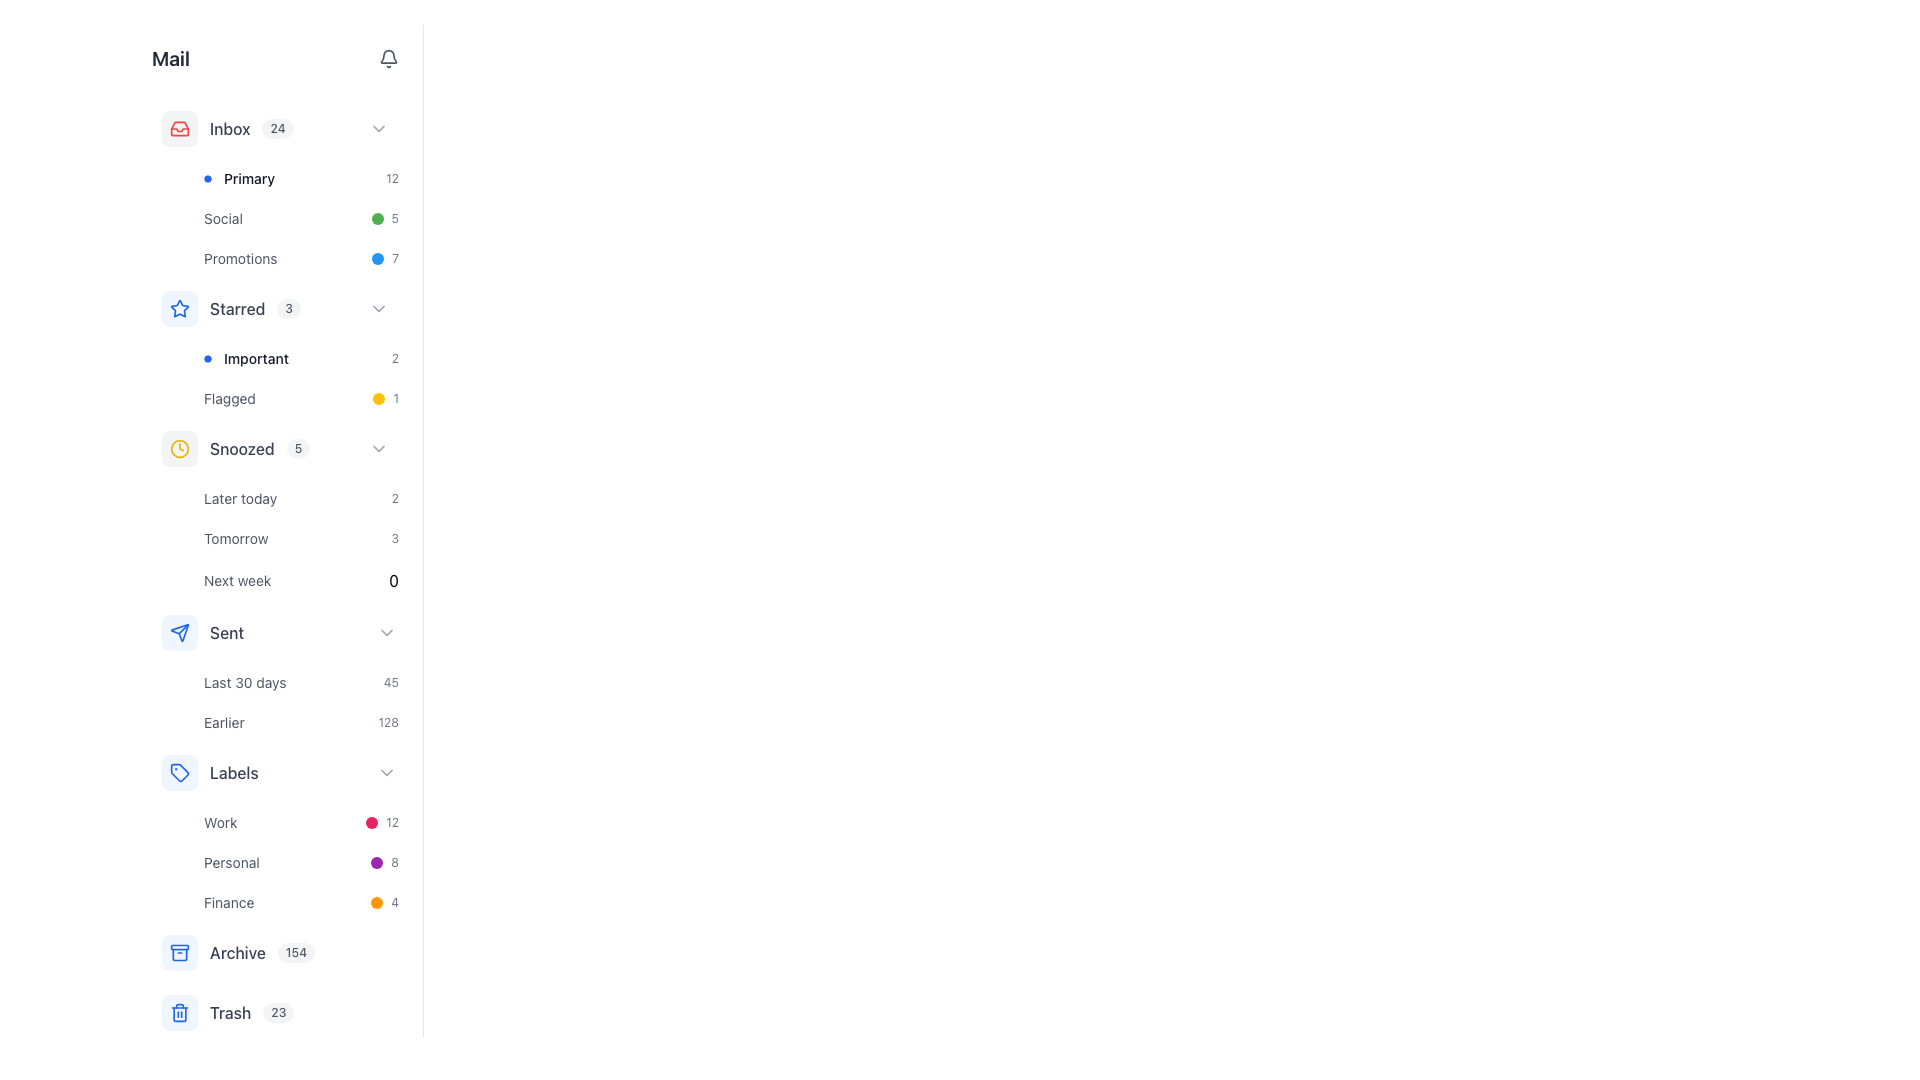  Describe the element at coordinates (180, 1013) in the screenshot. I see `the blue trash can icon with a white background located at the bottom of the vertical menu, adjacent to the 'Trash' label` at that location.